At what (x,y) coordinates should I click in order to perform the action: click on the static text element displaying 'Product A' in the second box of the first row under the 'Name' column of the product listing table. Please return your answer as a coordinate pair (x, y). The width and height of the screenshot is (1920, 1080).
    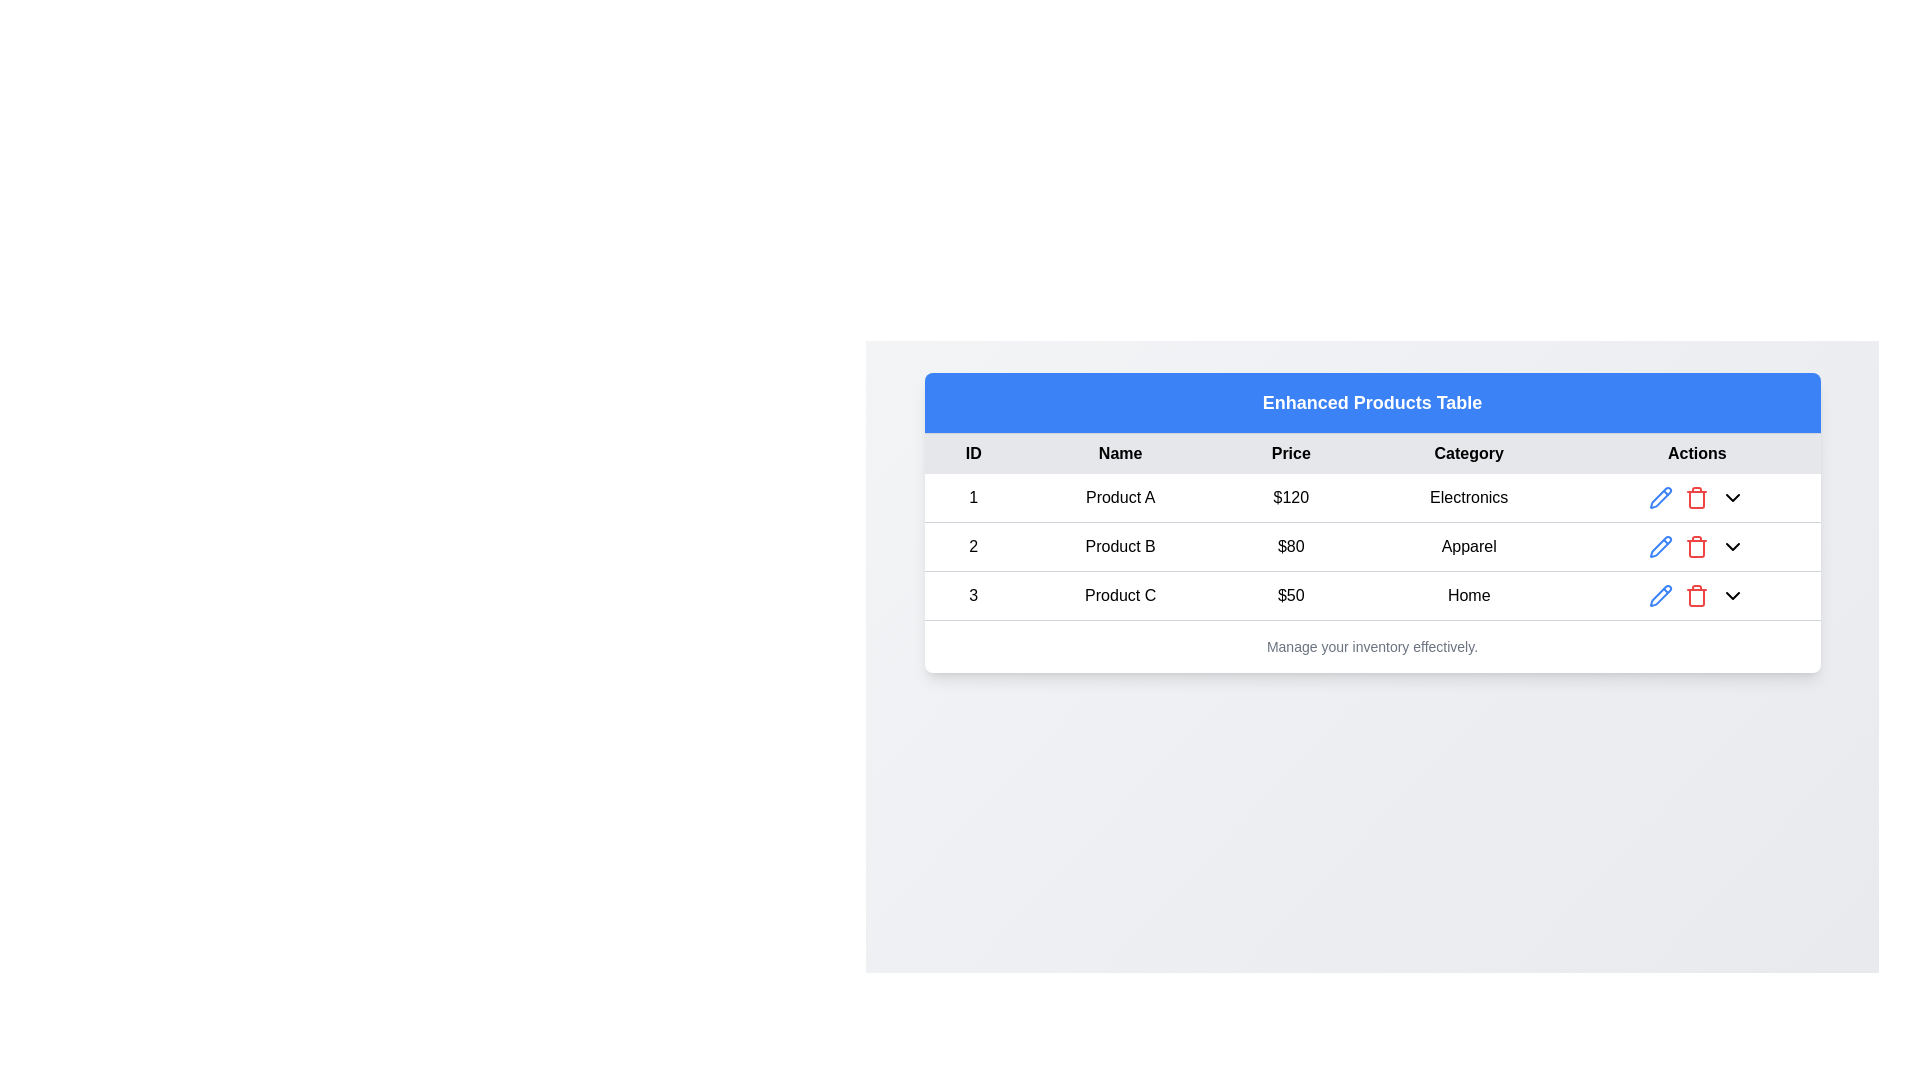
    Looking at the image, I should click on (1120, 497).